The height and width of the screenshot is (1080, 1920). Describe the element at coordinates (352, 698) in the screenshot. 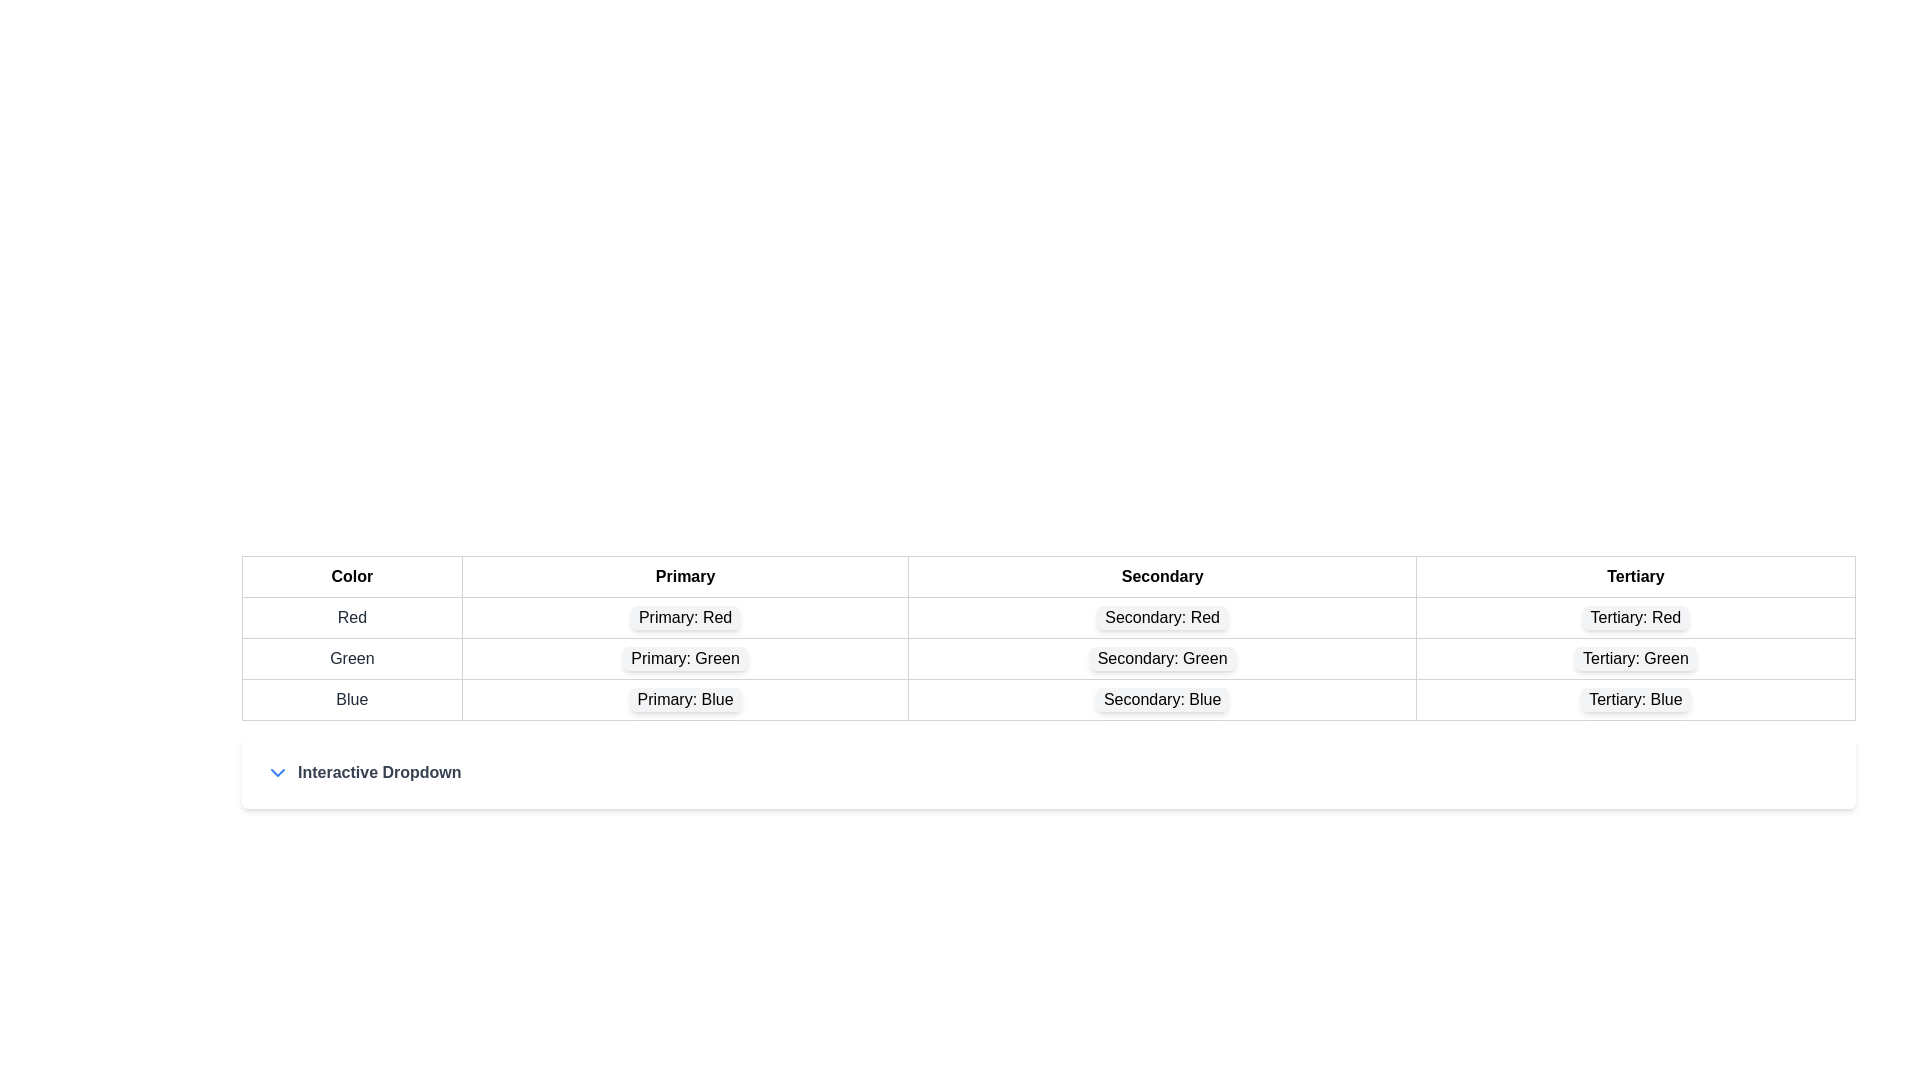

I see `the Static Text Label displaying the word 'Blue', which is located in the third row of the table under the 'Color' column` at that location.